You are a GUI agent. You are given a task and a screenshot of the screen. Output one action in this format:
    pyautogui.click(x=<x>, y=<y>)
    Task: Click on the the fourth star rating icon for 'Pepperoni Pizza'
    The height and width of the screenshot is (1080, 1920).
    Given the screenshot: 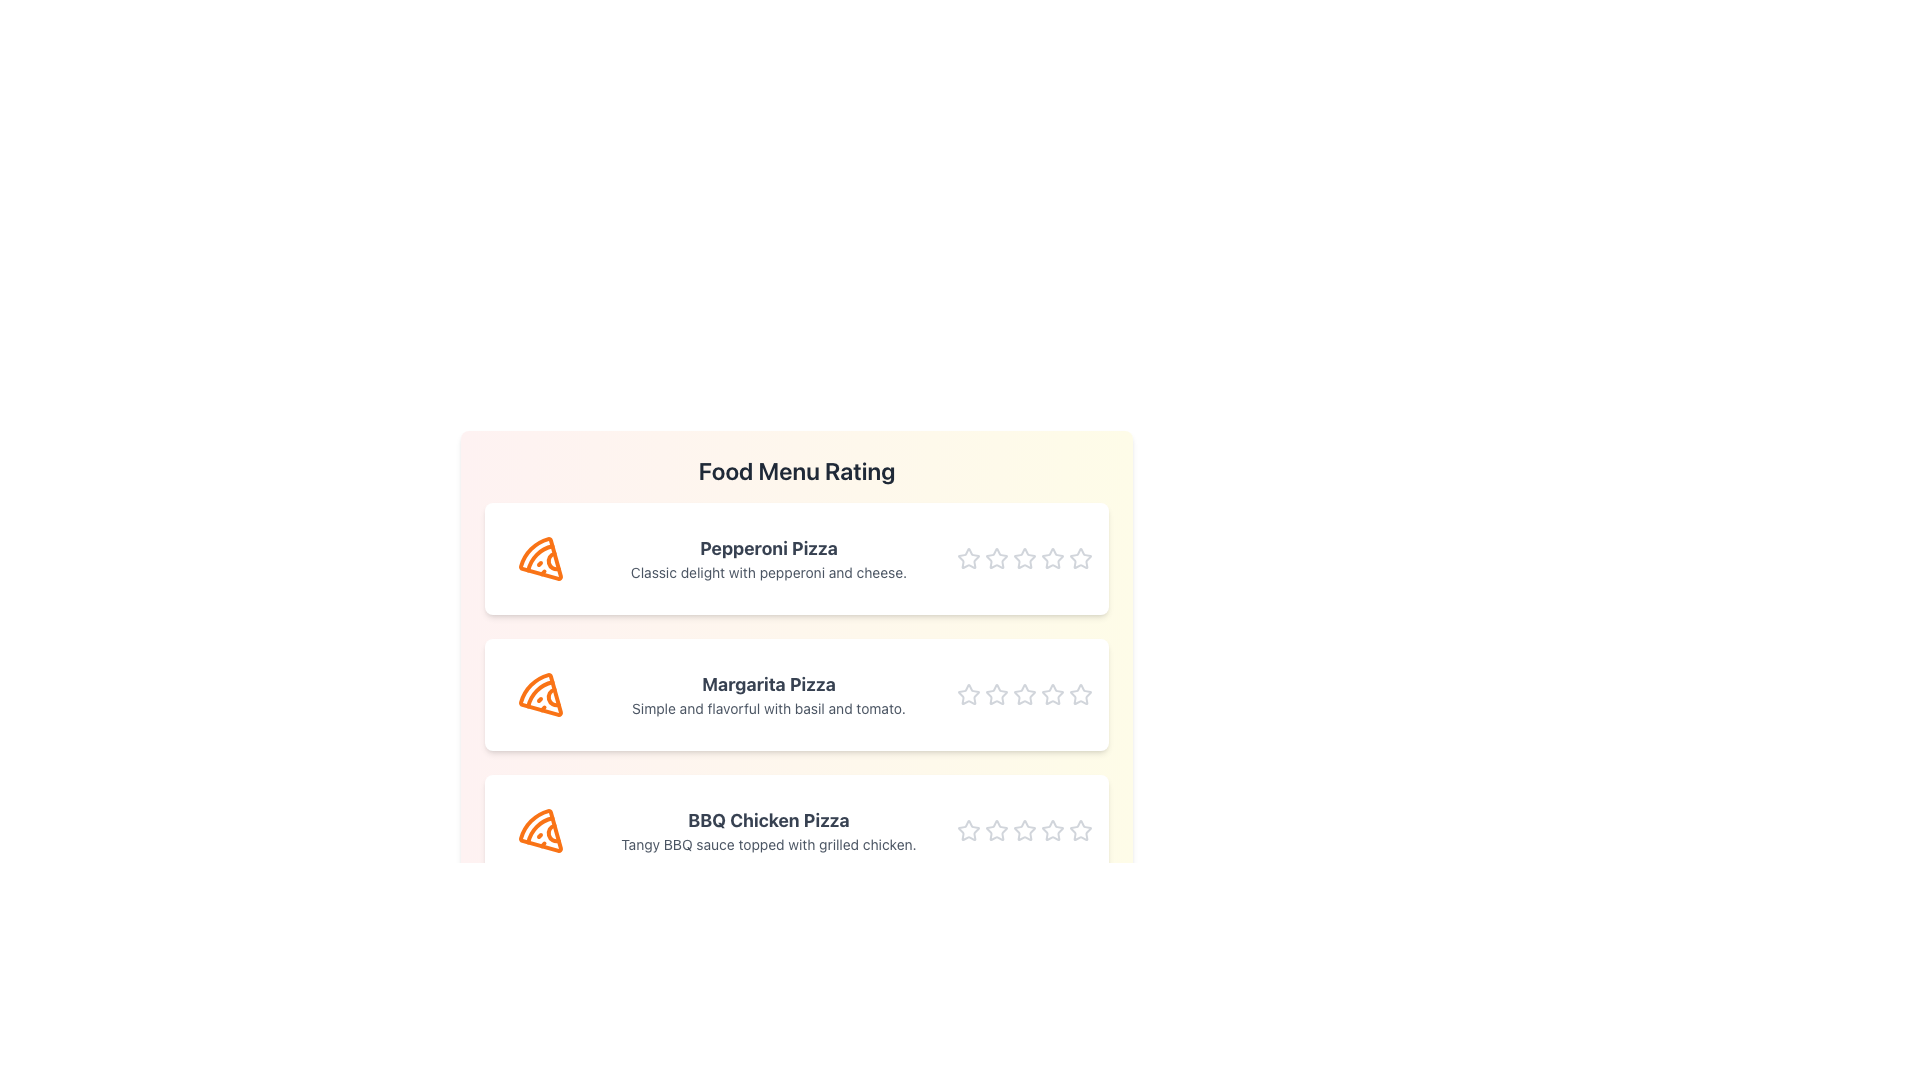 What is the action you would take?
    pyautogui.click(x=1079, y=558)
    